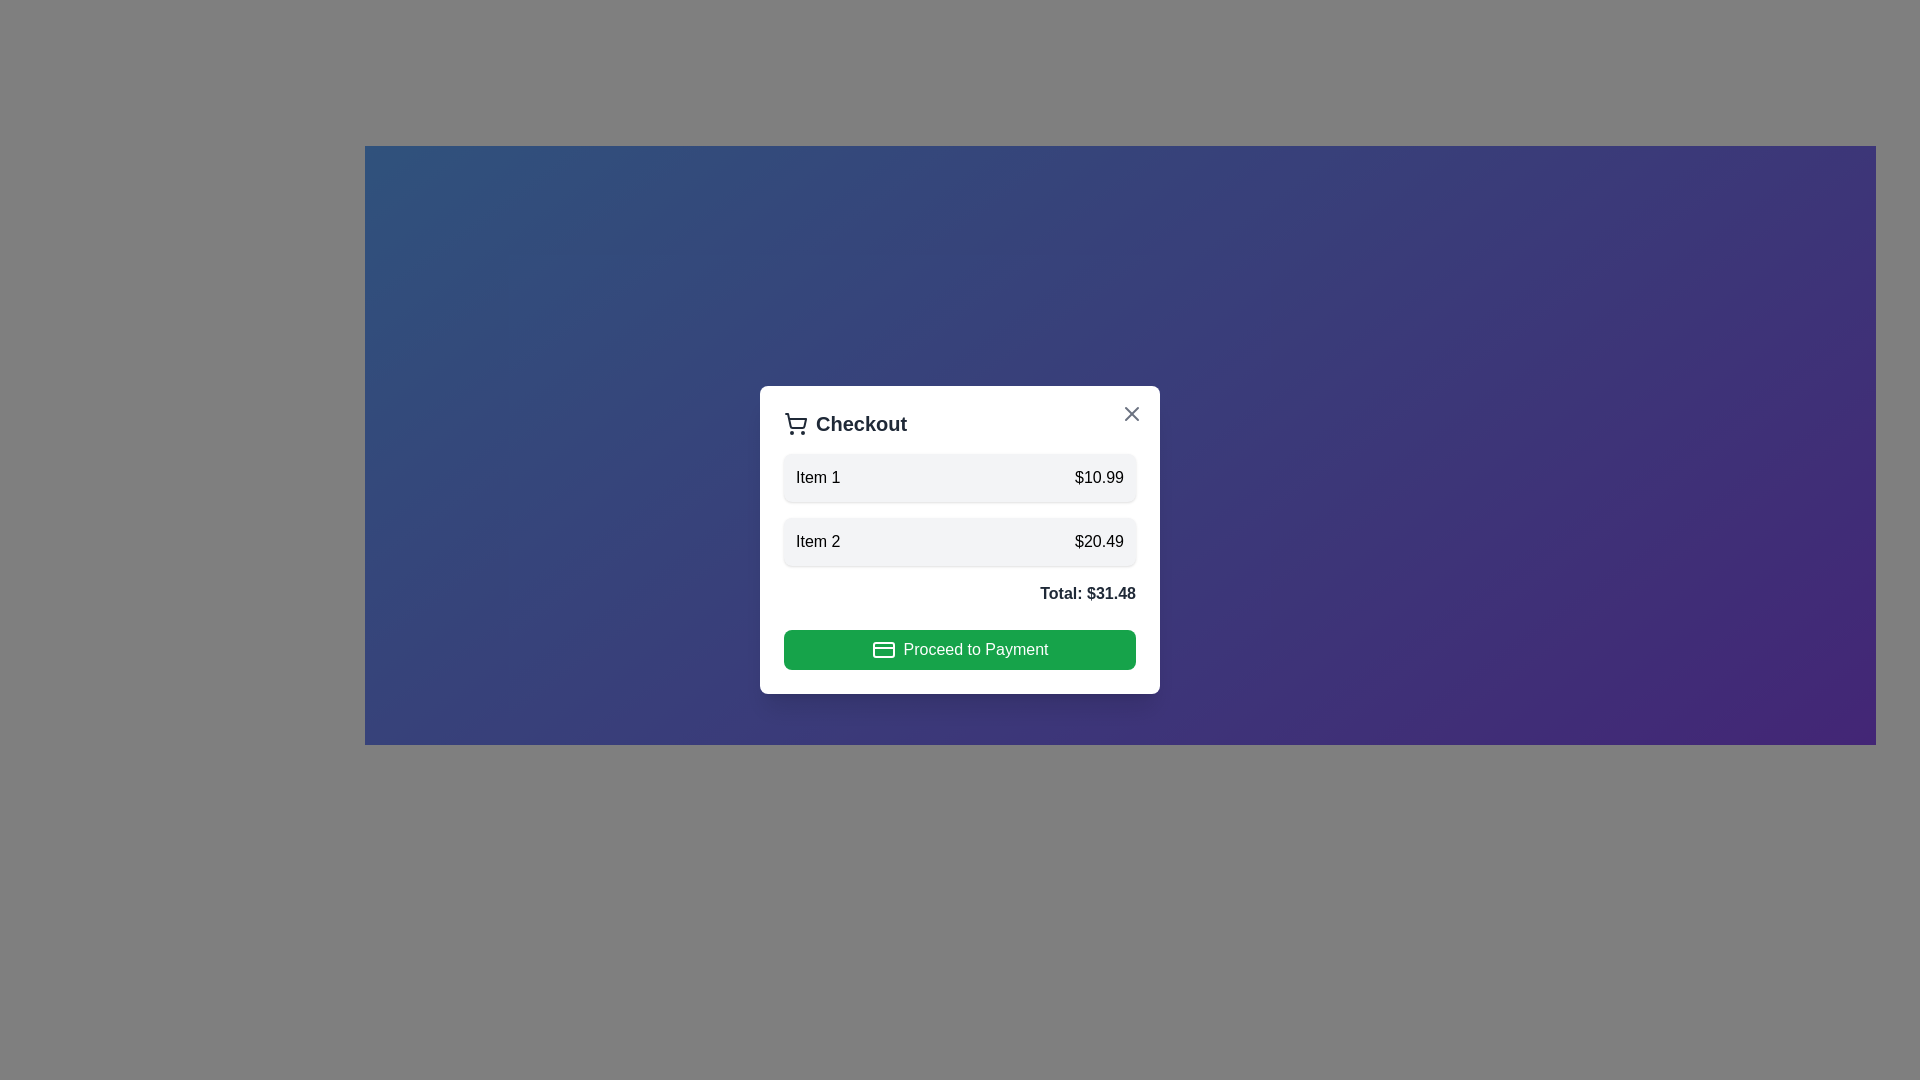 This screenshot has height=1080, width=1920. I want to click on the close button located in the top-right corner of the modal to change its color, so click(1132, 412).